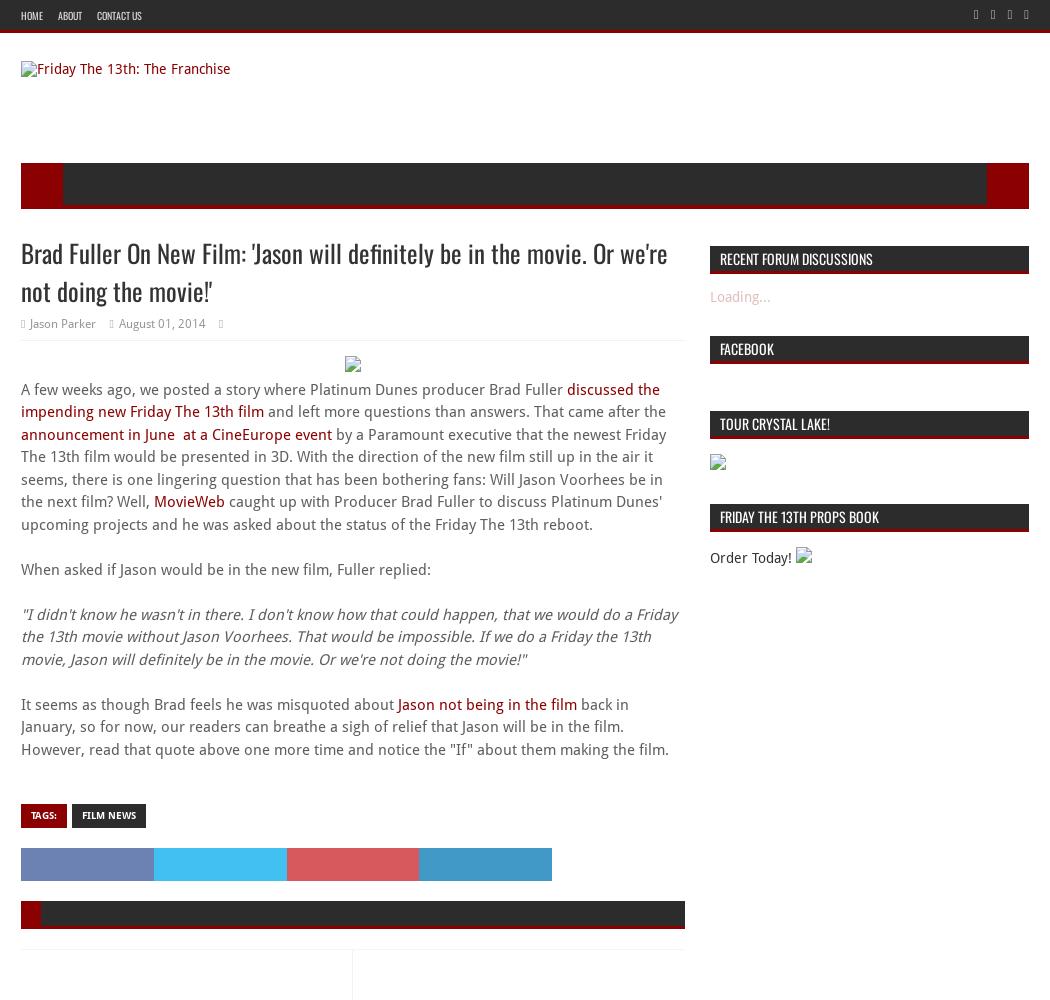  I want to click on 'Loading...', so click(738, 296).